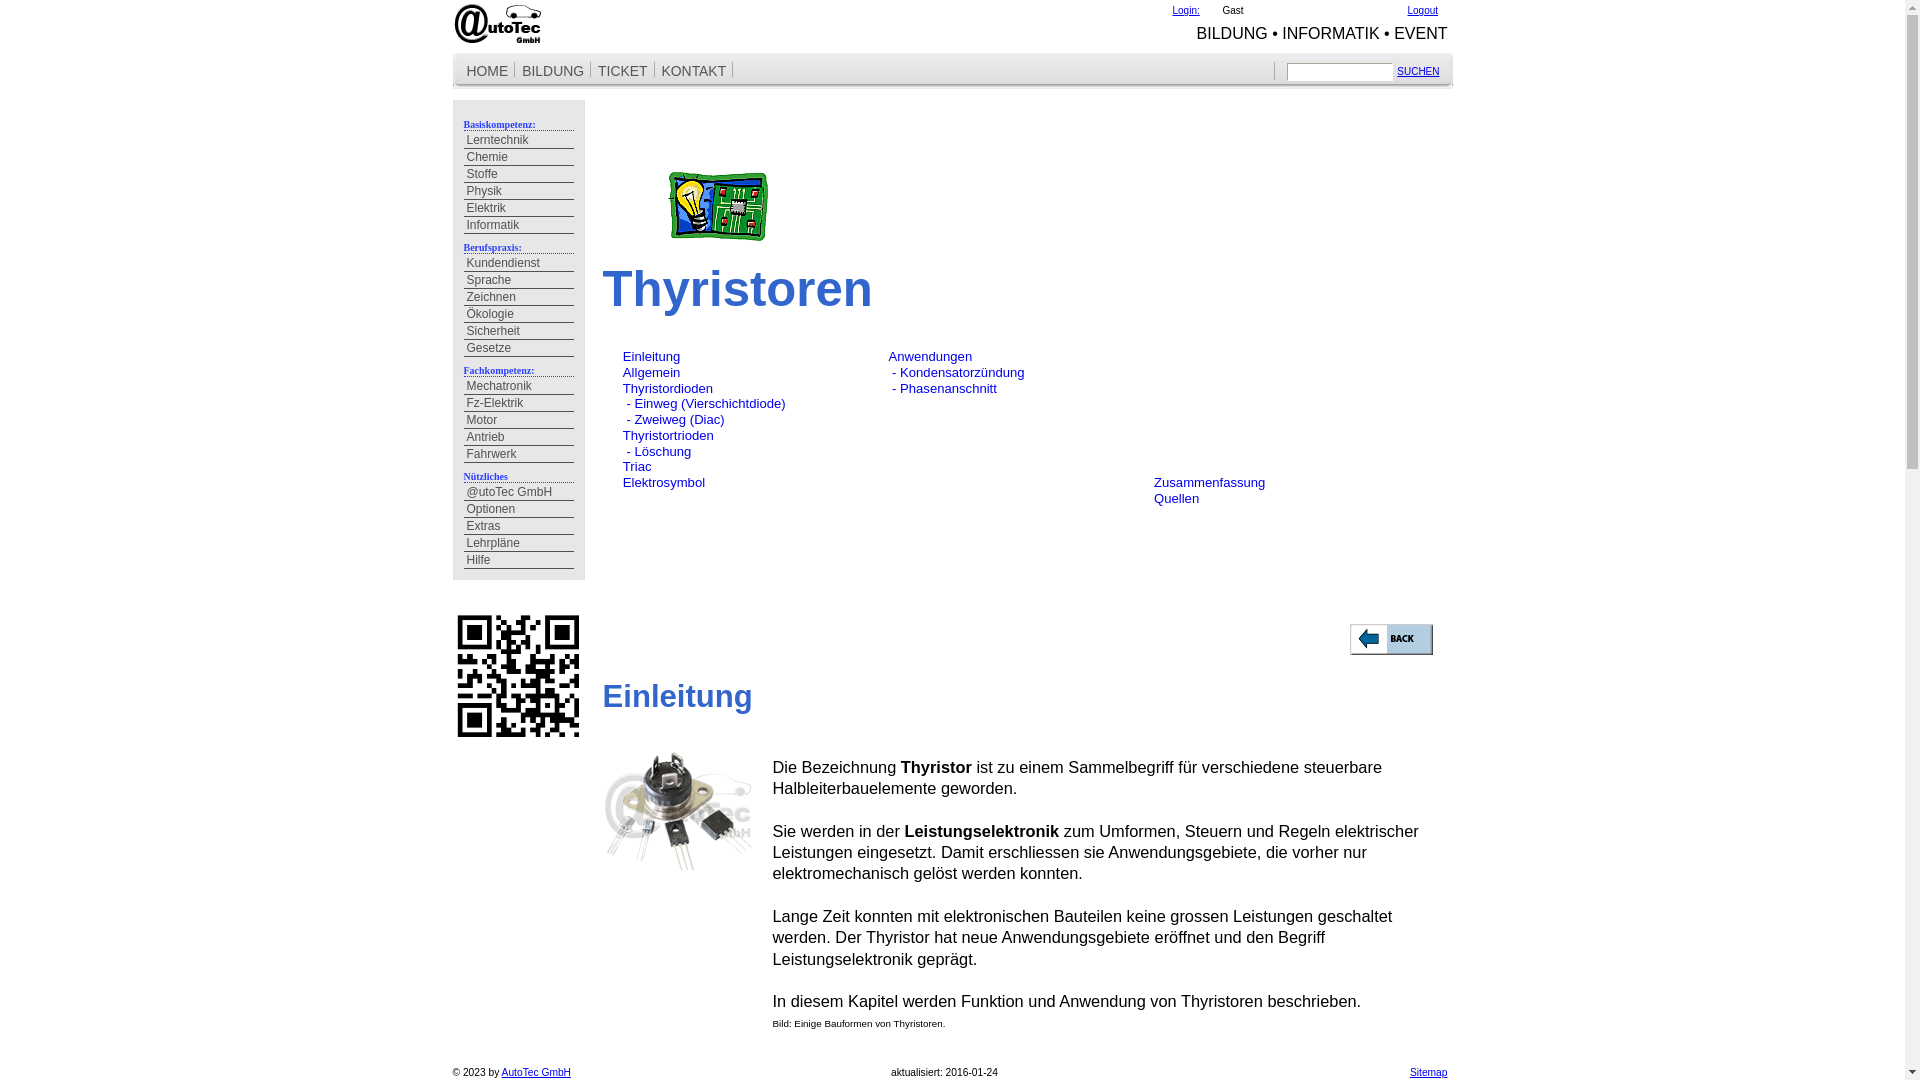  I want to click on 'BILDUNG', so click(552, 69).